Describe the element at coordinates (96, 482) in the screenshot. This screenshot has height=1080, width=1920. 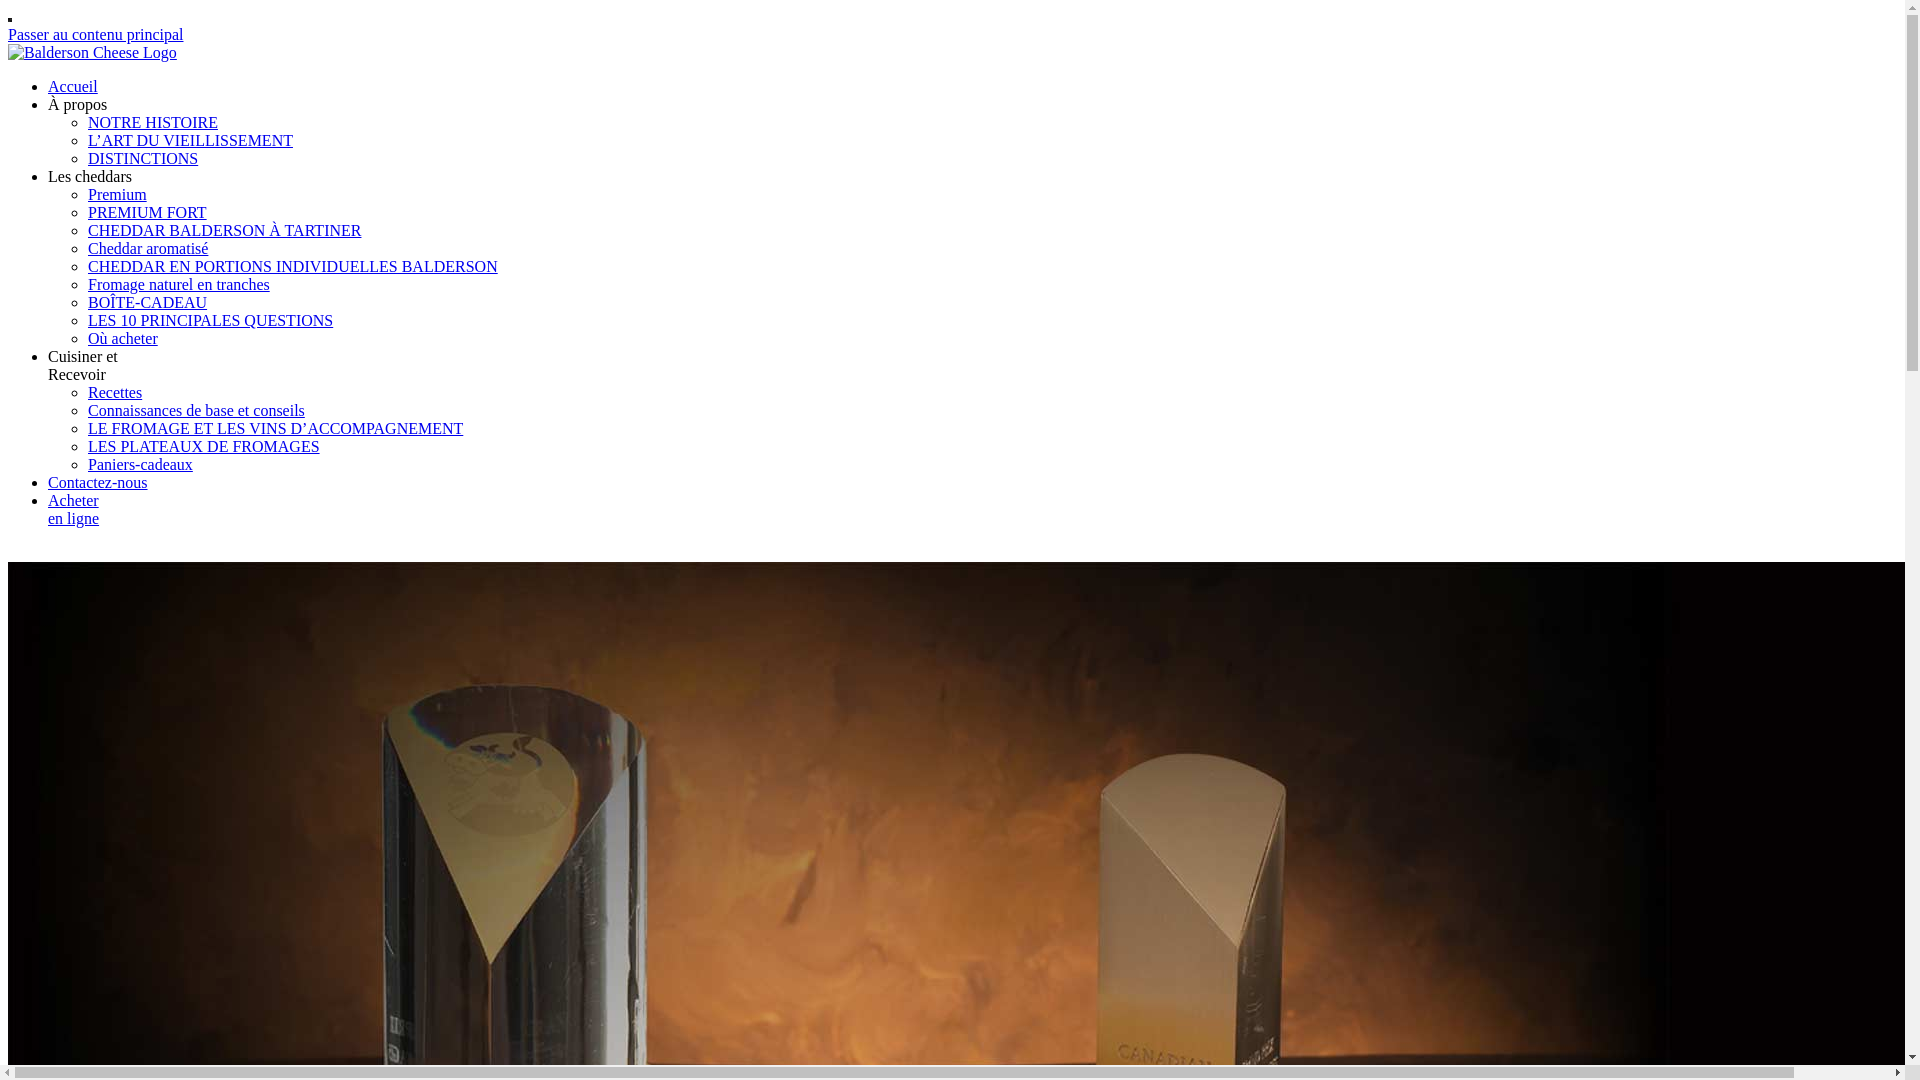
I see `'Contactez-nous'` at that location.